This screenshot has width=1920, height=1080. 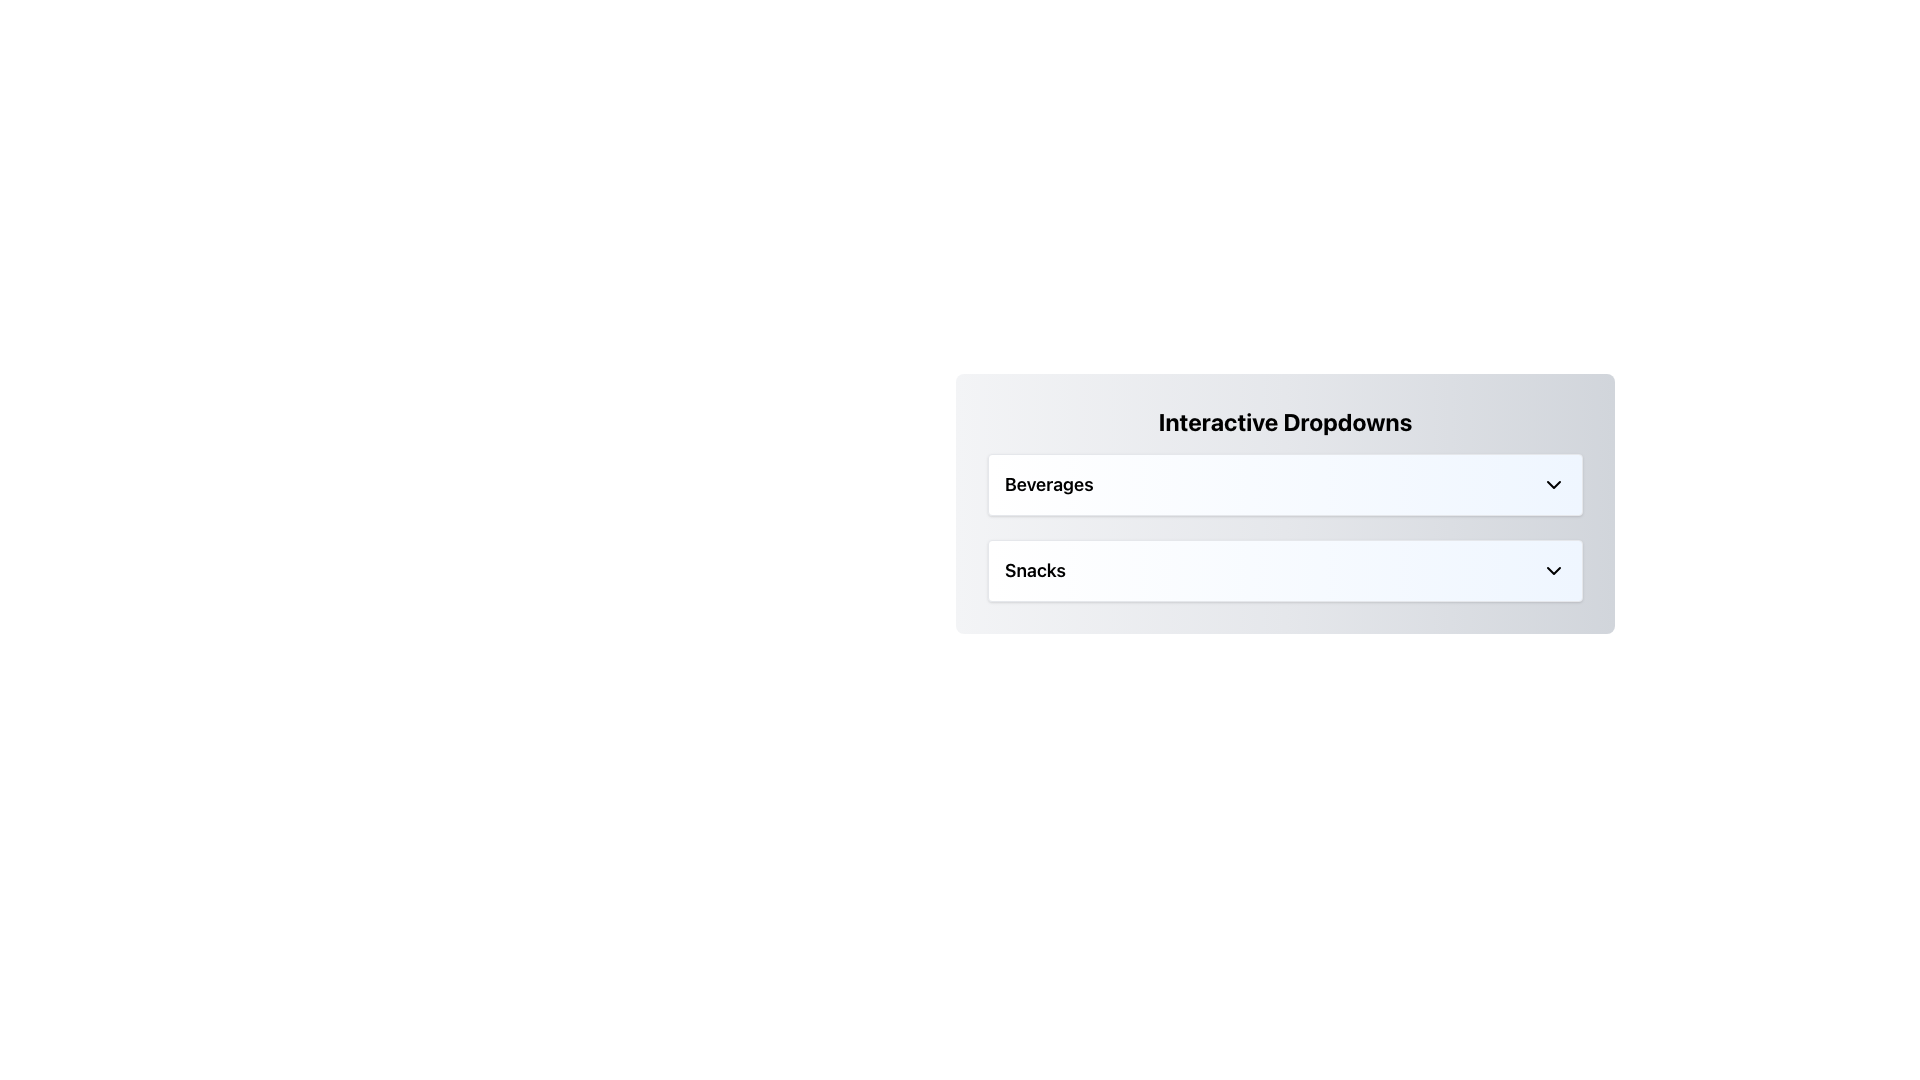 What do you see at coordinates (1553, 570) in the screenshot?
I see `the downward-pointing chevron icon located on the right side of the 'Snacks' row` at bounding box center [1553, 570].